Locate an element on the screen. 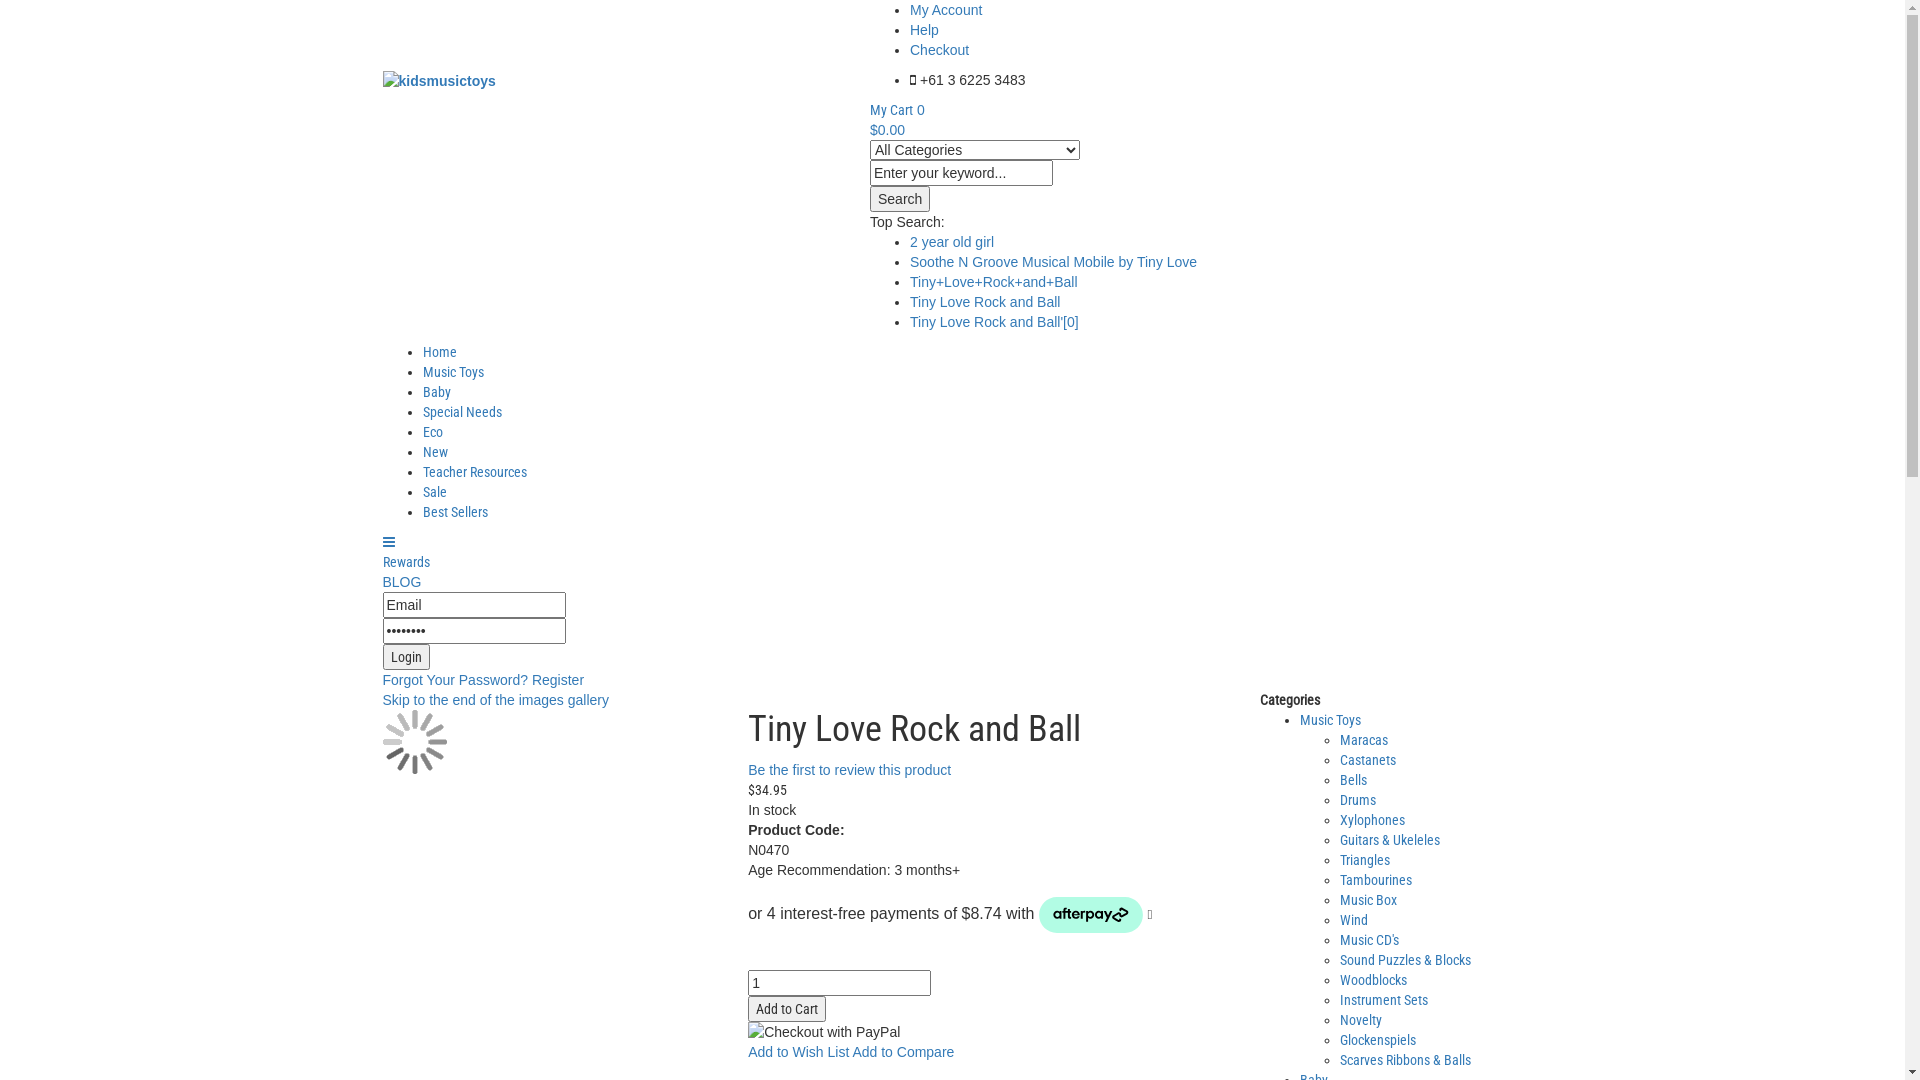  'Teacher Resources' is located at coordinates (473, 471).